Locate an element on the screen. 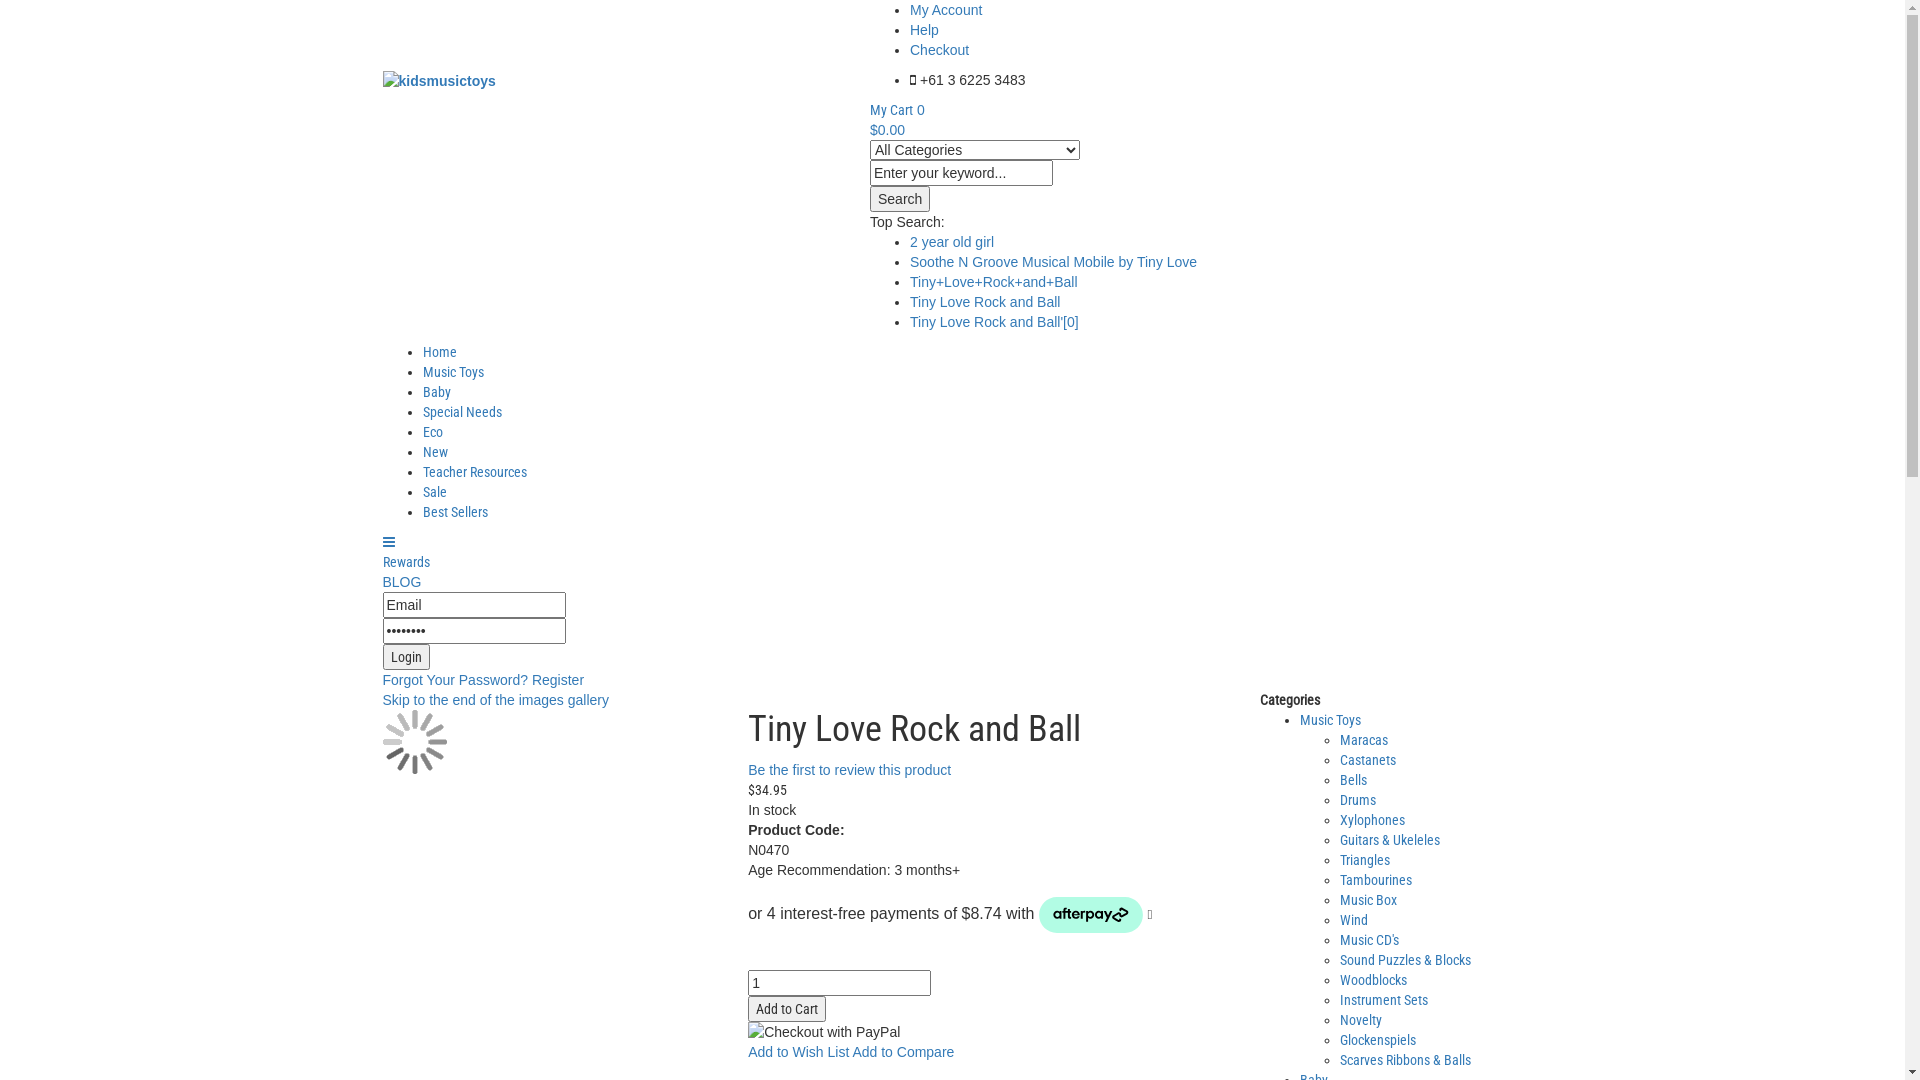  'Teacher Resources' is located at coordinates (473, 471).